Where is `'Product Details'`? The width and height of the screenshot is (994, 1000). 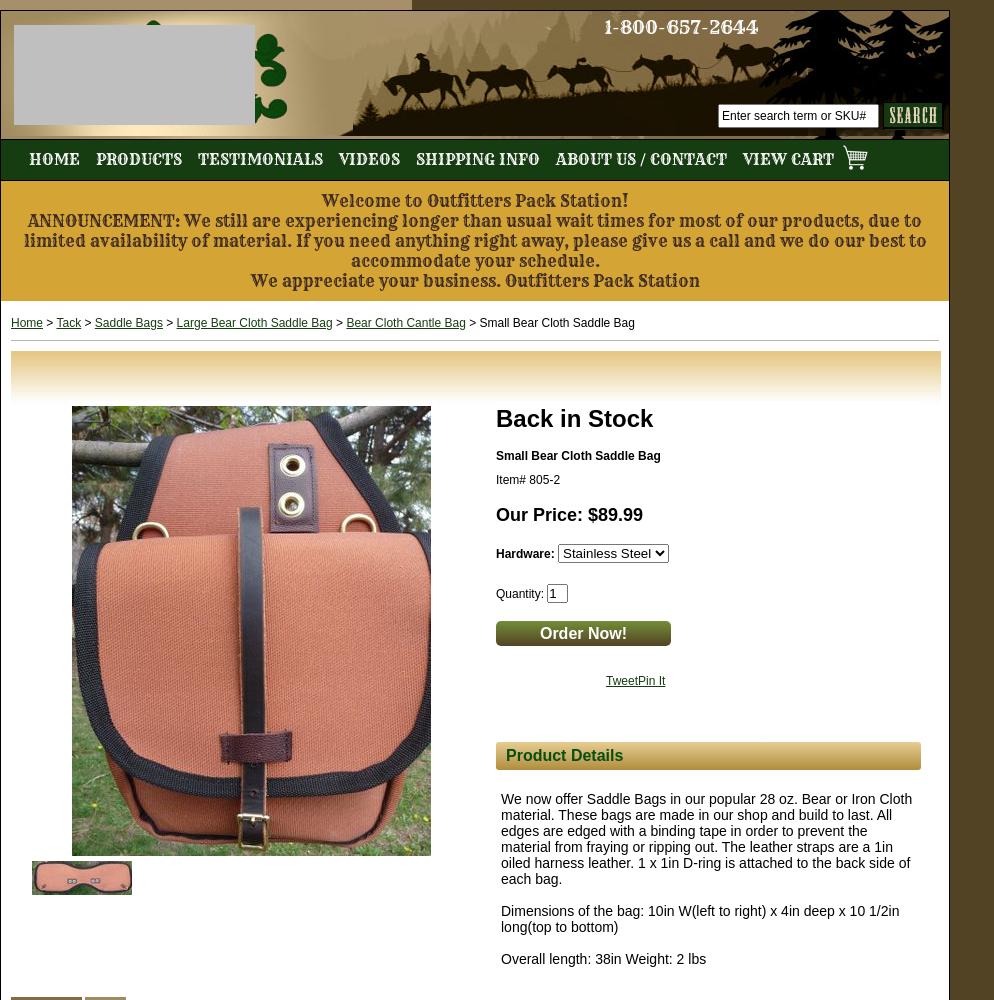 'Product Details' is located at coordinates (563, 755).